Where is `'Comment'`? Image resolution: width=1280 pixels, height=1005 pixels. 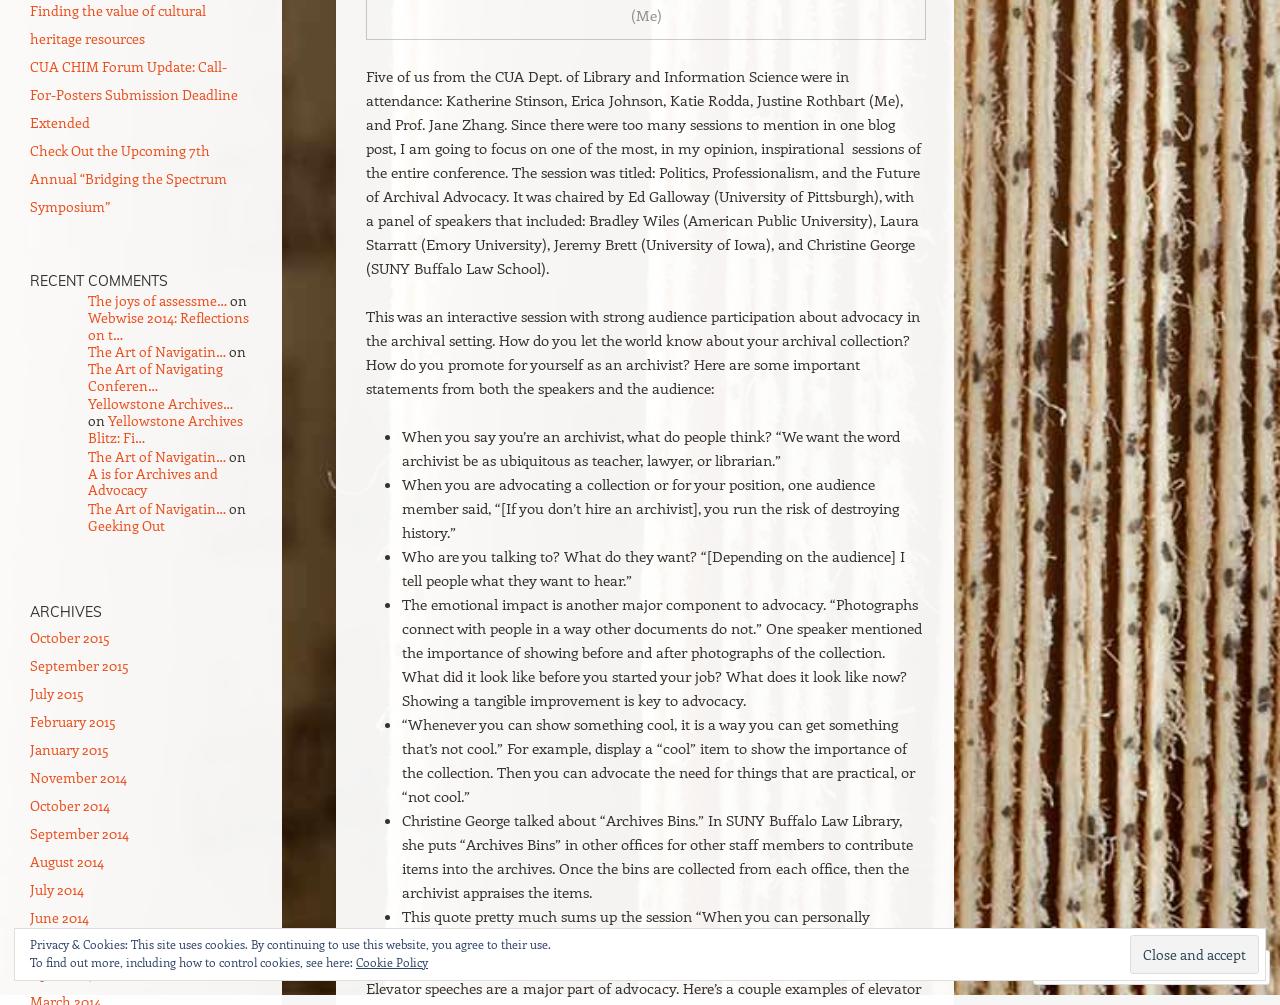
'Comment' is located at coordinates (1069, 966).